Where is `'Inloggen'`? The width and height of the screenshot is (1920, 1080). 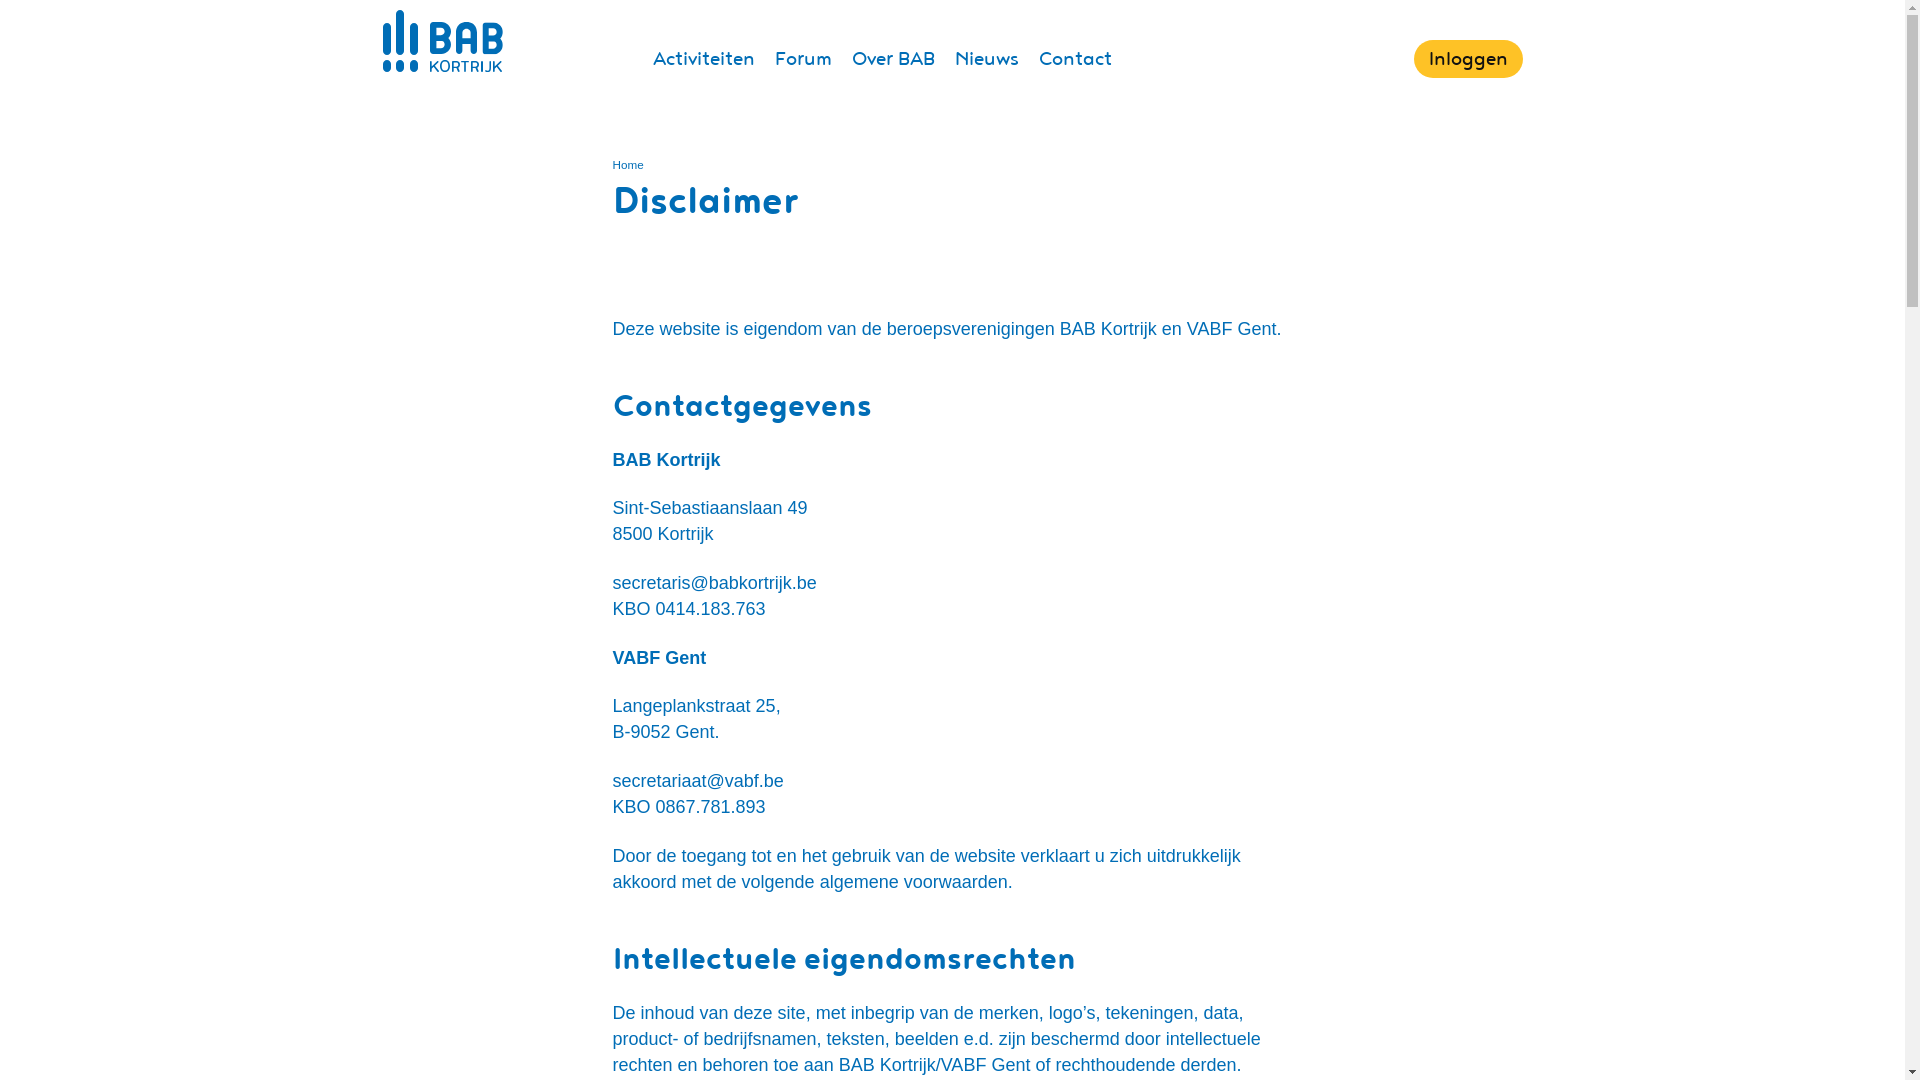 'Inloggen' is located at coordinates (1413, 57).